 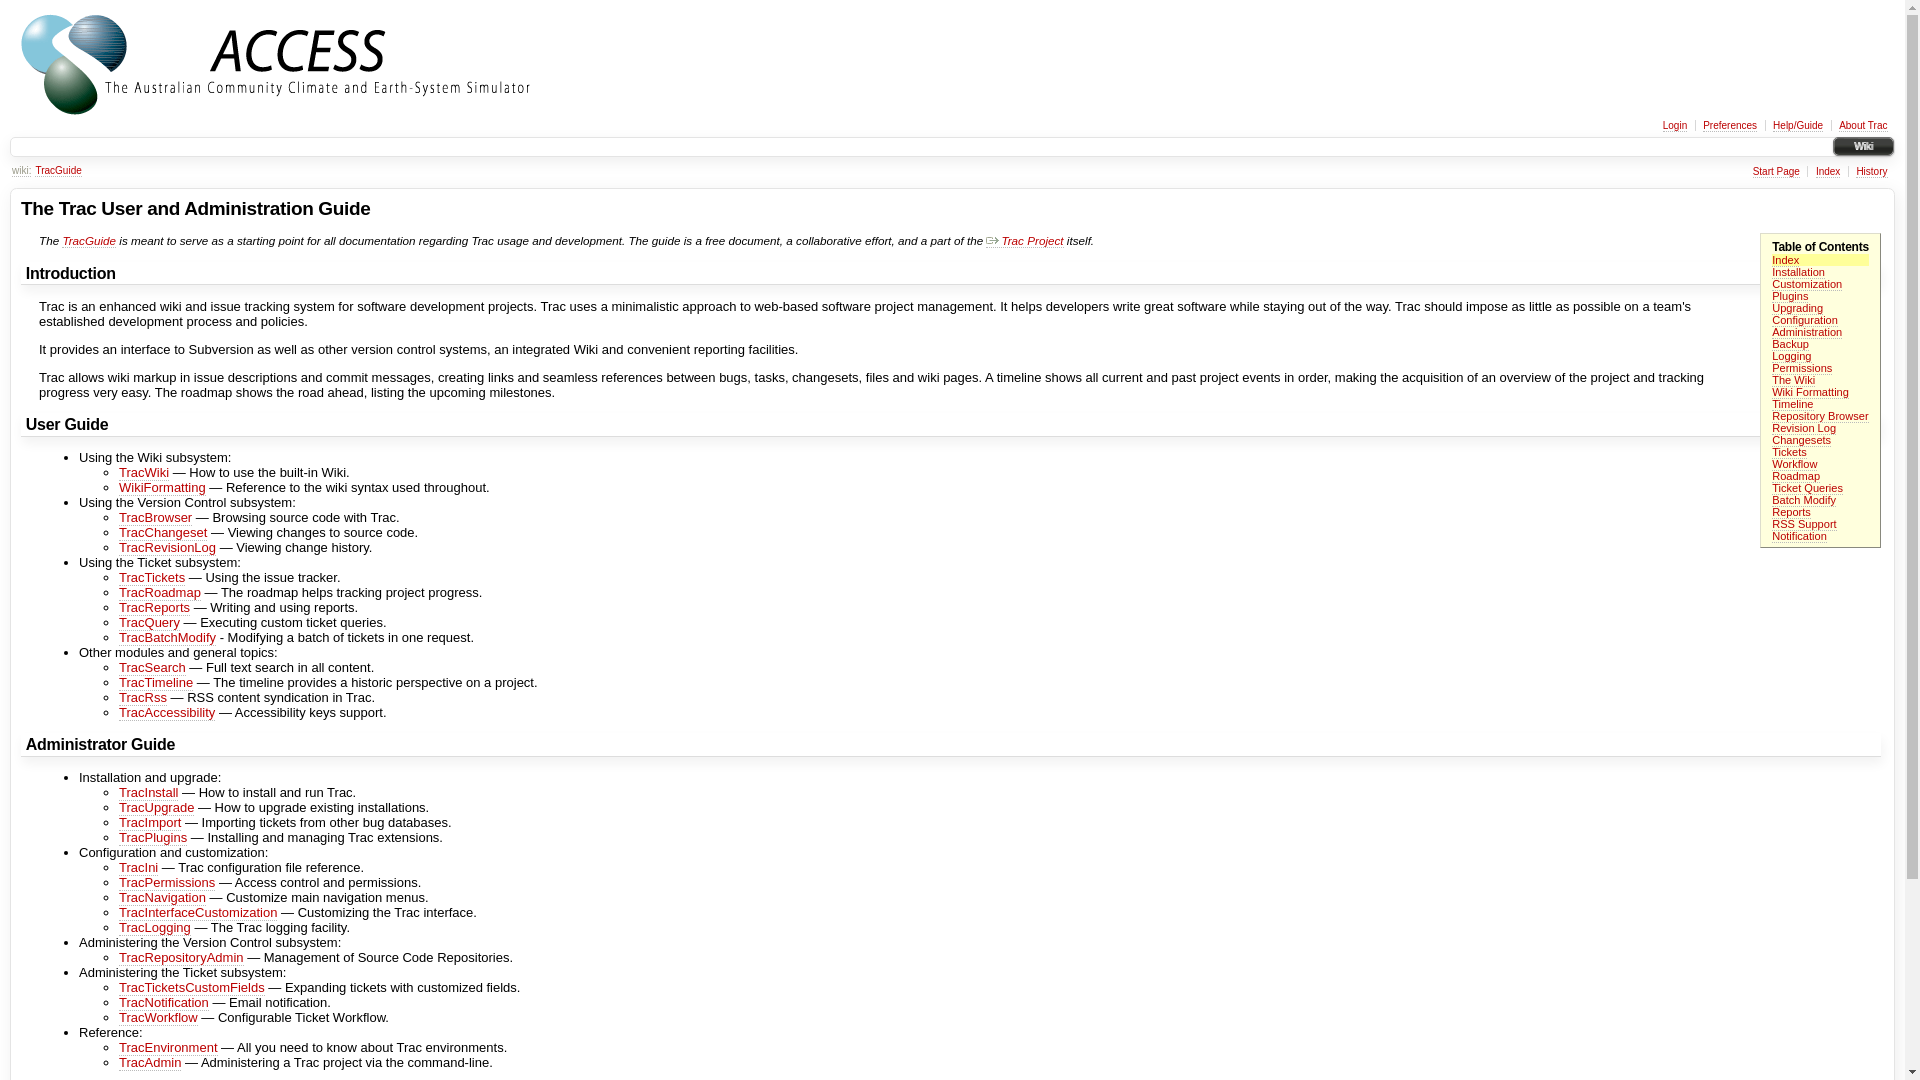 I want to click on 'TracGuide', so click(x=88, y=239).